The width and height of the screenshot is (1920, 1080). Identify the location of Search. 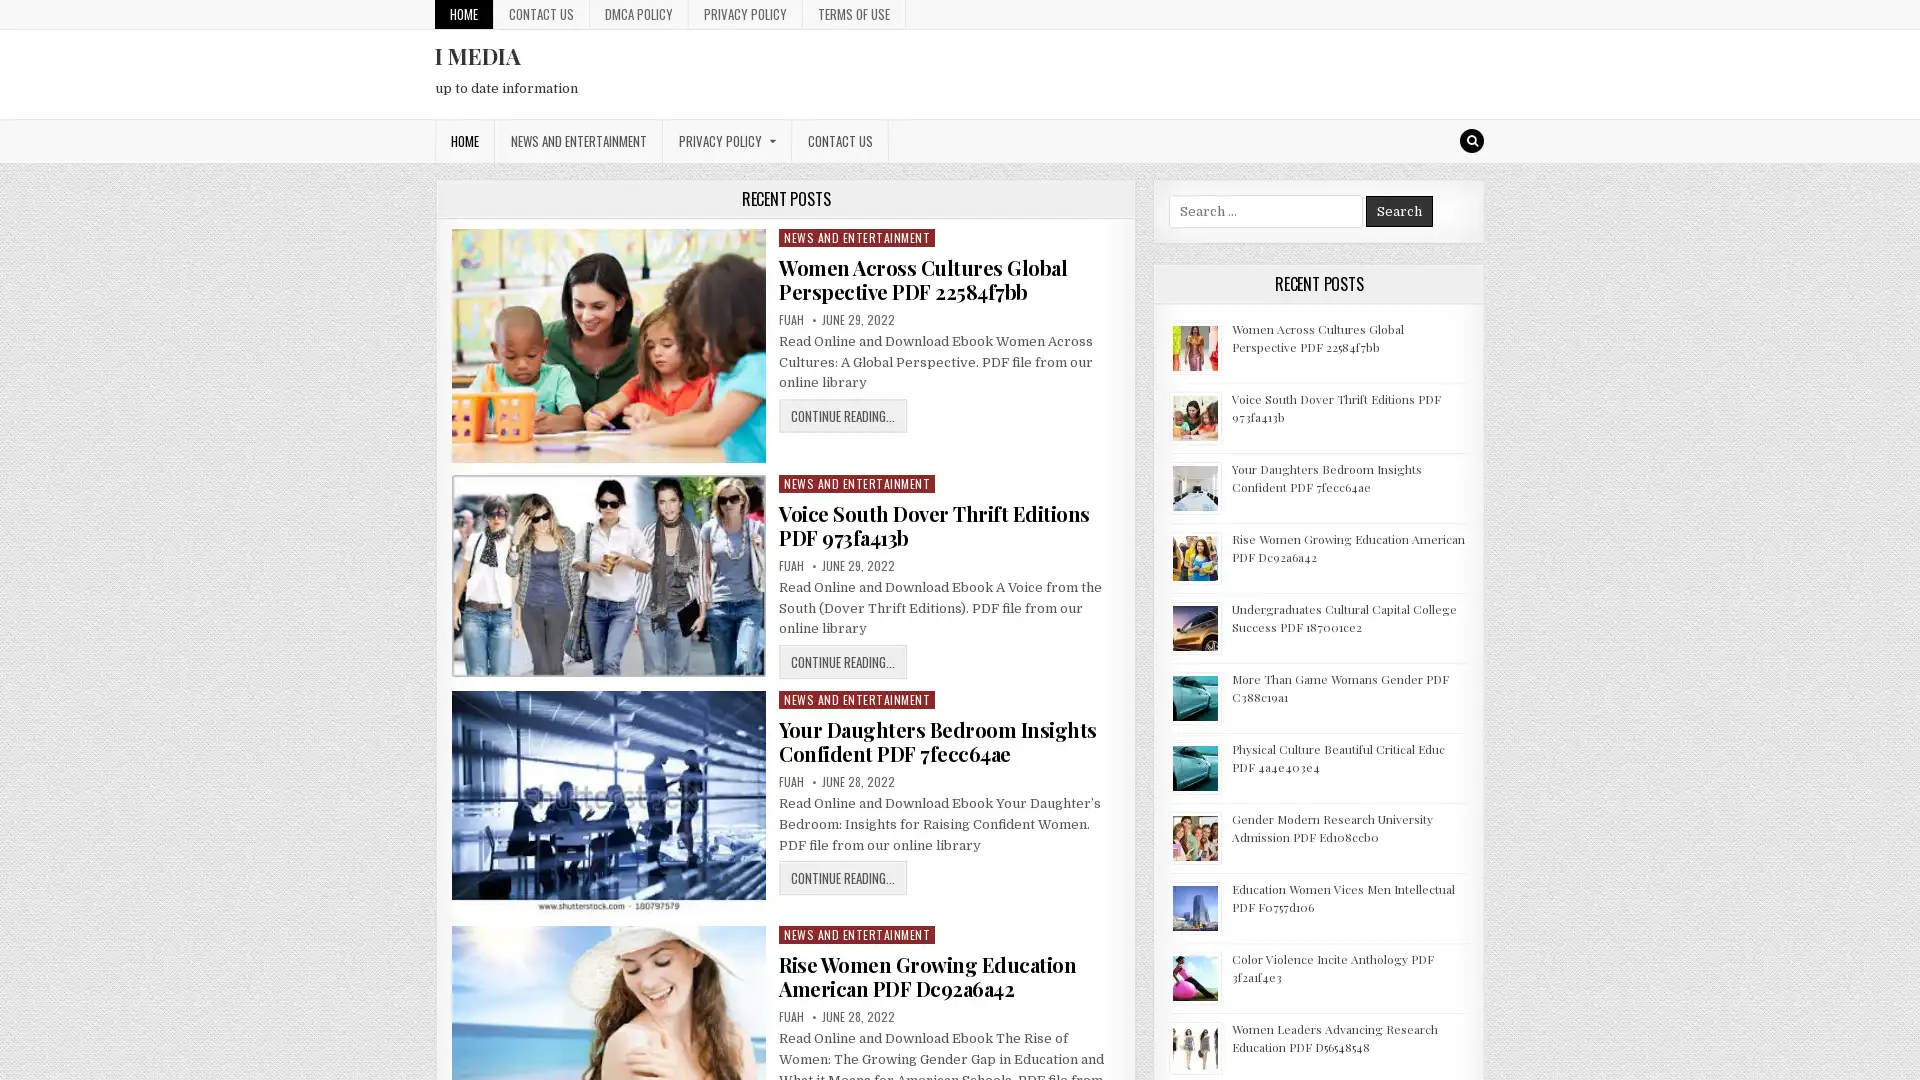
(1398, 211).